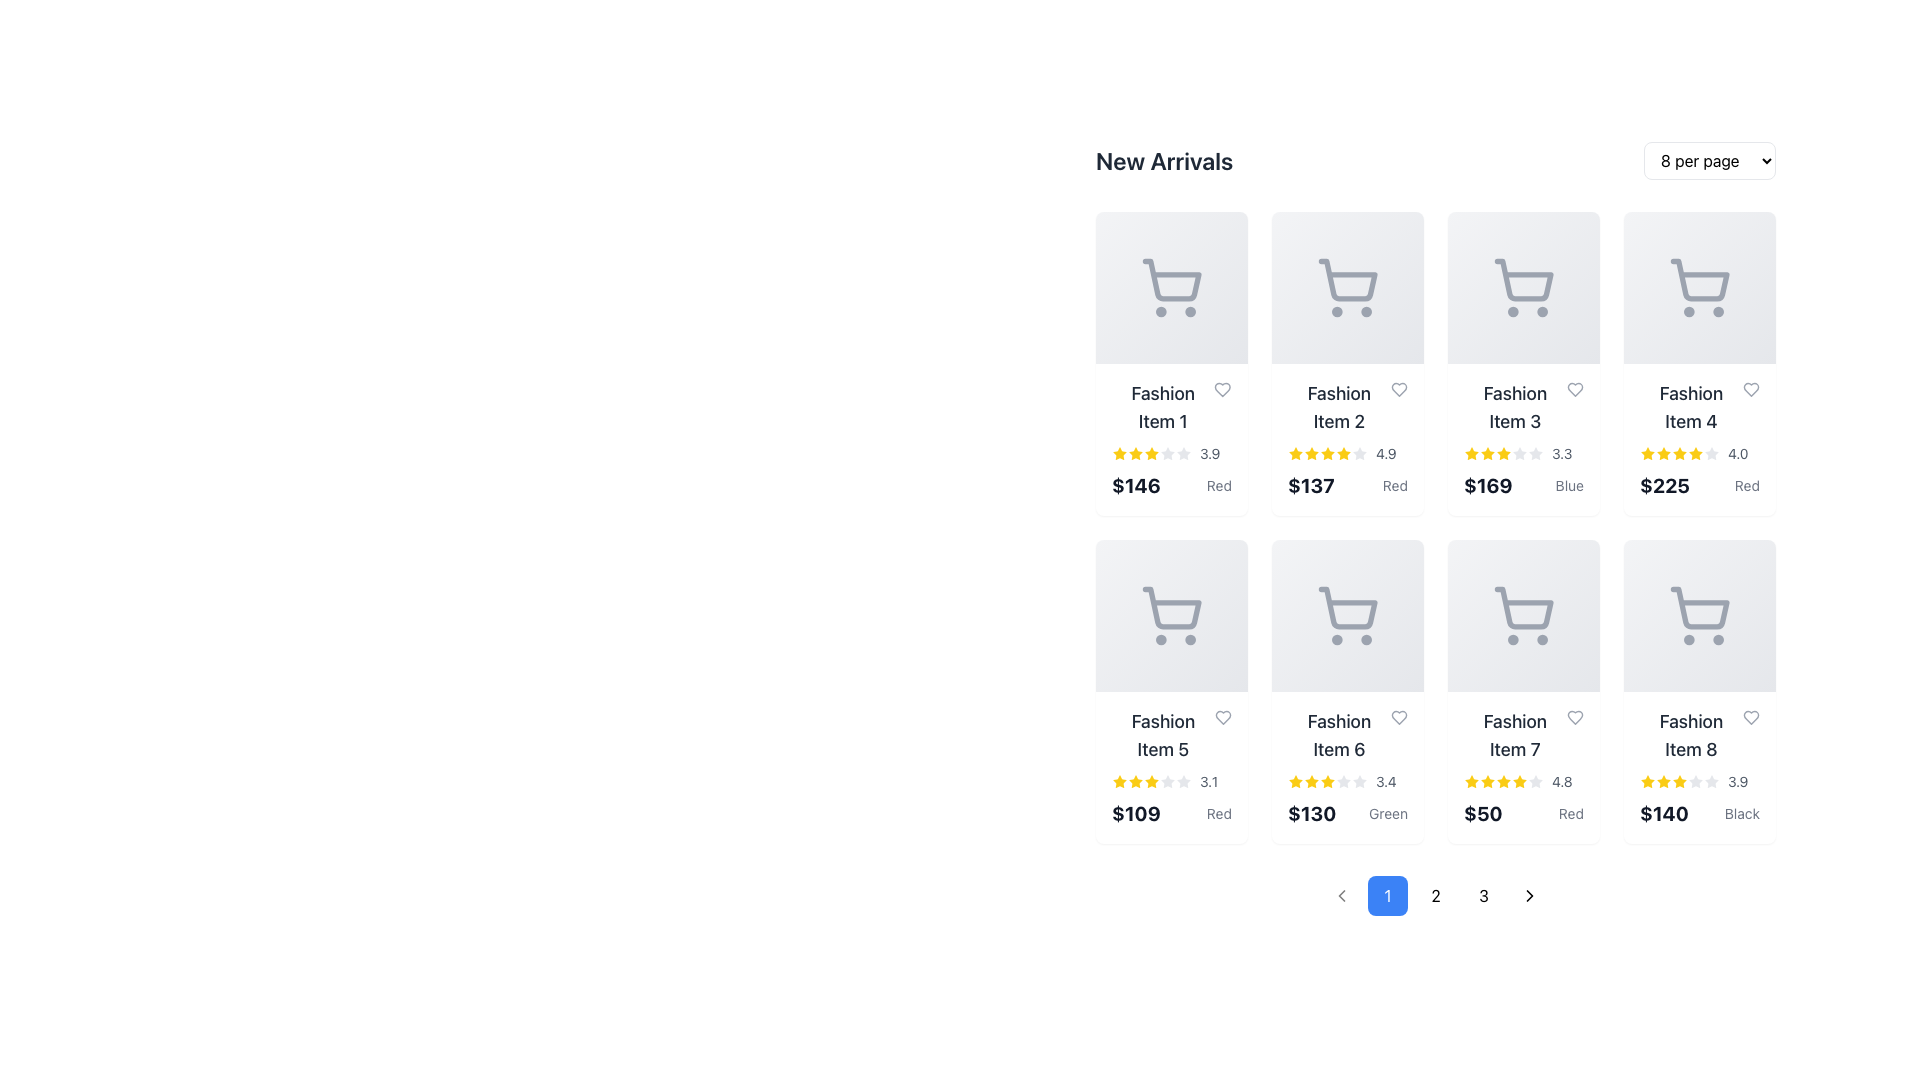 Image resolution: width=1920 pixels, height=1080 pixels. What do you see at coordinates (1171, 486) in the screenshot?
I see `the price label displaying '$146' in bold red text at the bottom of the first item in the 'New Arrivals' section` at bounding box center [1171, 486].